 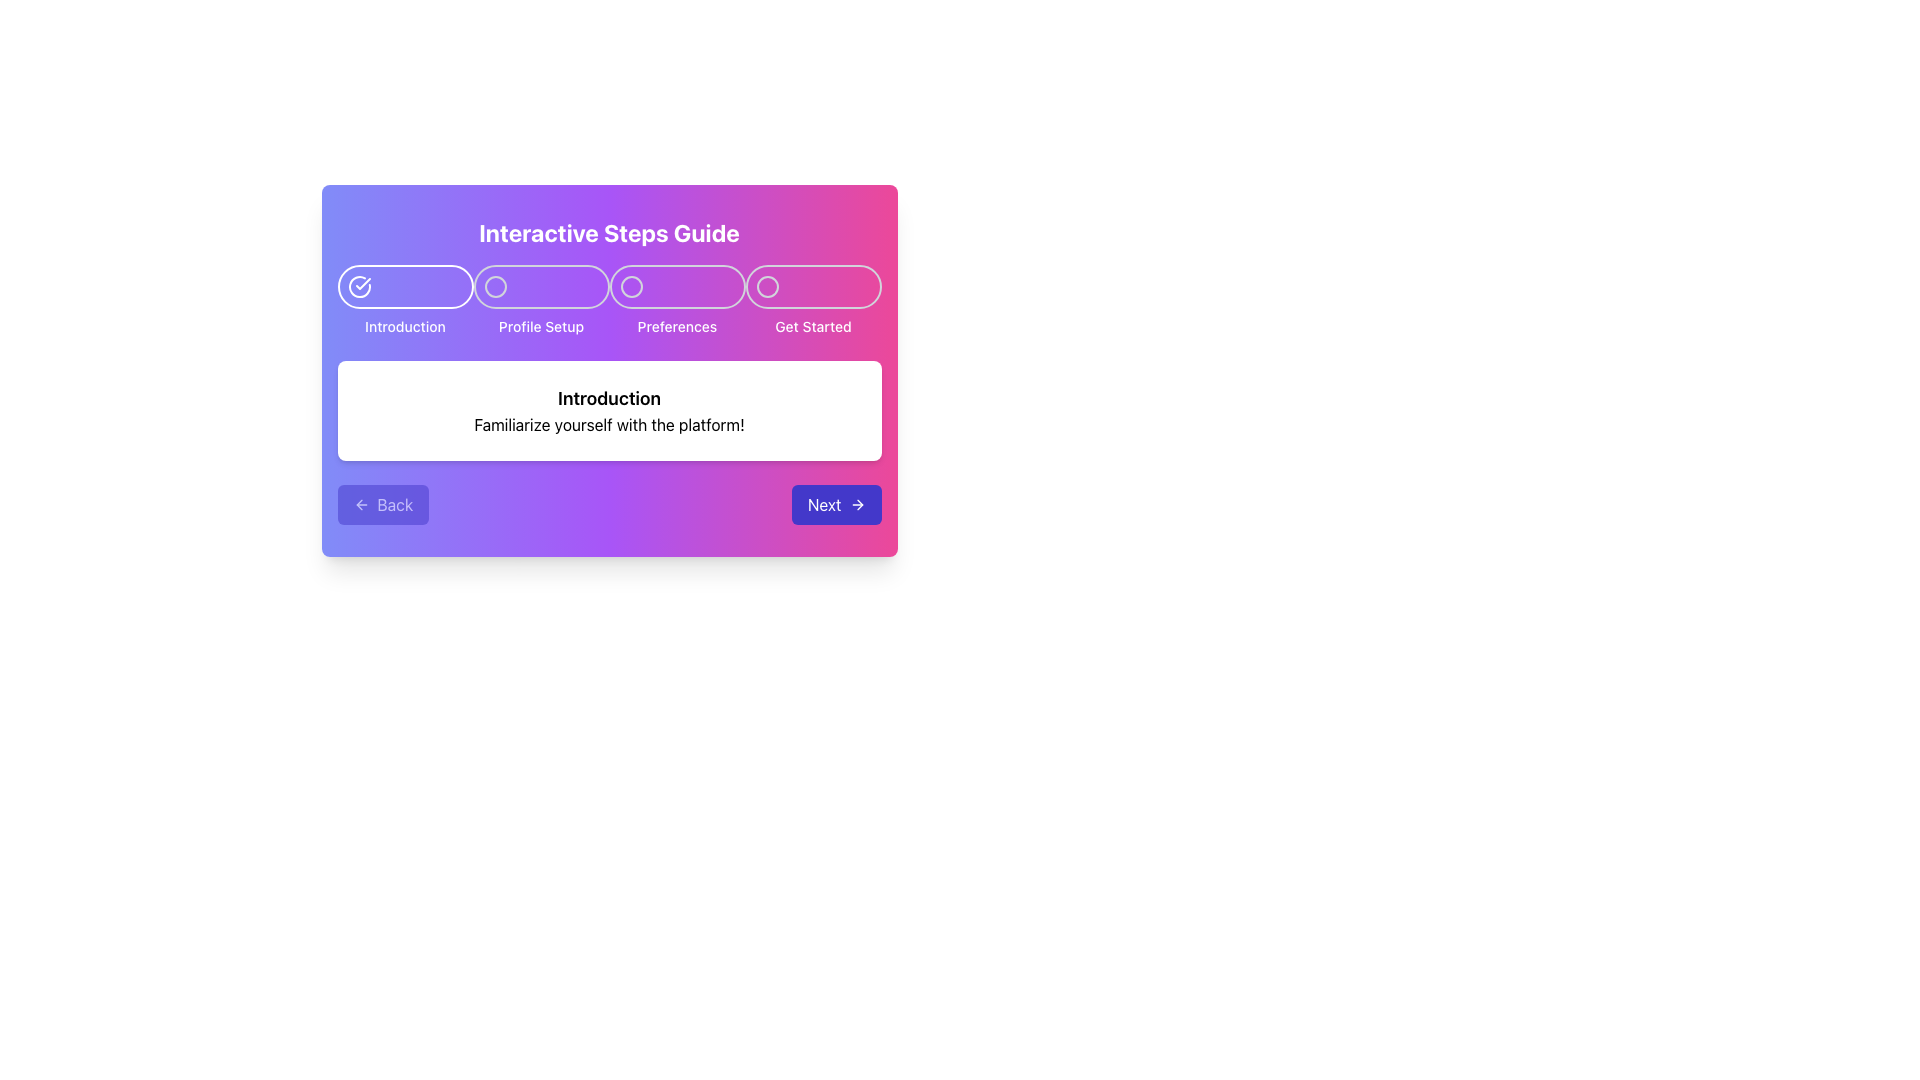 I want to click on the right-facing arrow icon located next to the 'Next' button at the bottom-right corner of the modal window, so click(x=859, y=504).